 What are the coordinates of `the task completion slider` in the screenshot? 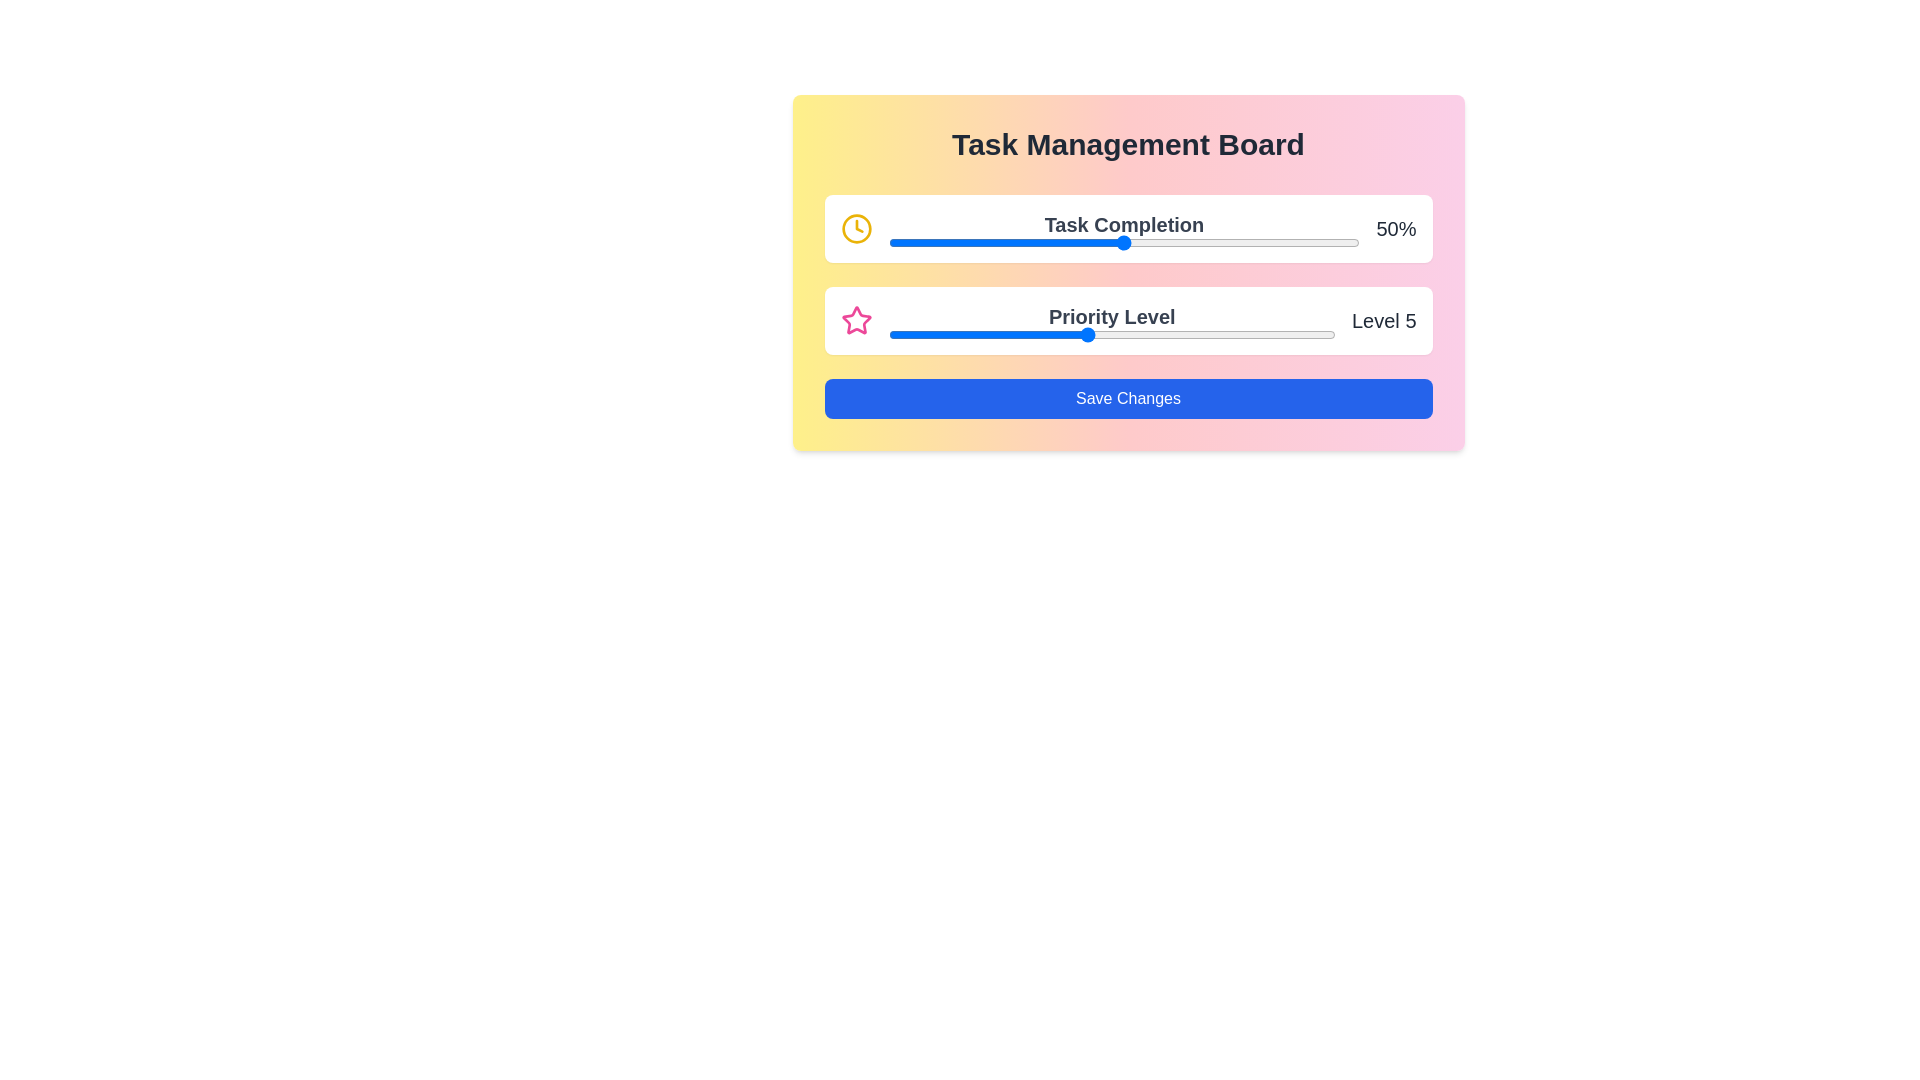 It's located at (1025, 242).